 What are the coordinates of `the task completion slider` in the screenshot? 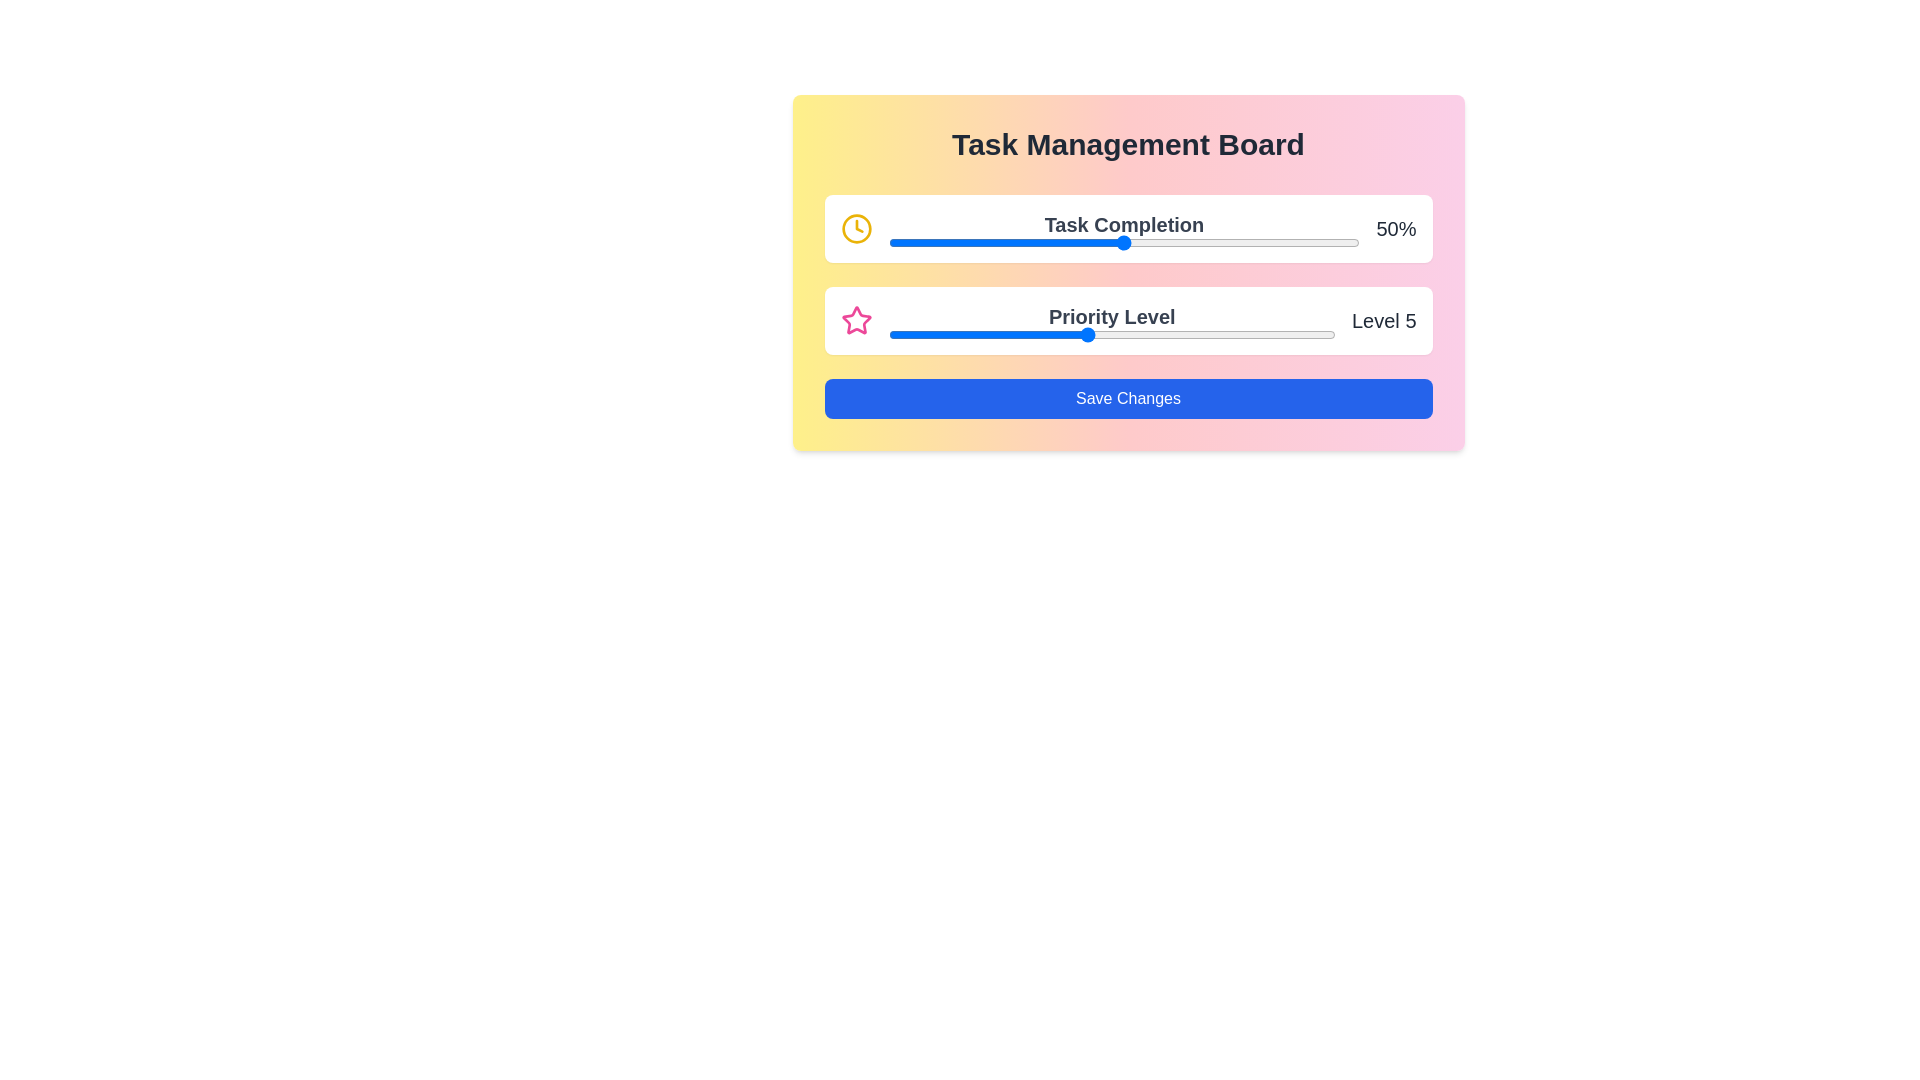 It's located at (1025, 242).